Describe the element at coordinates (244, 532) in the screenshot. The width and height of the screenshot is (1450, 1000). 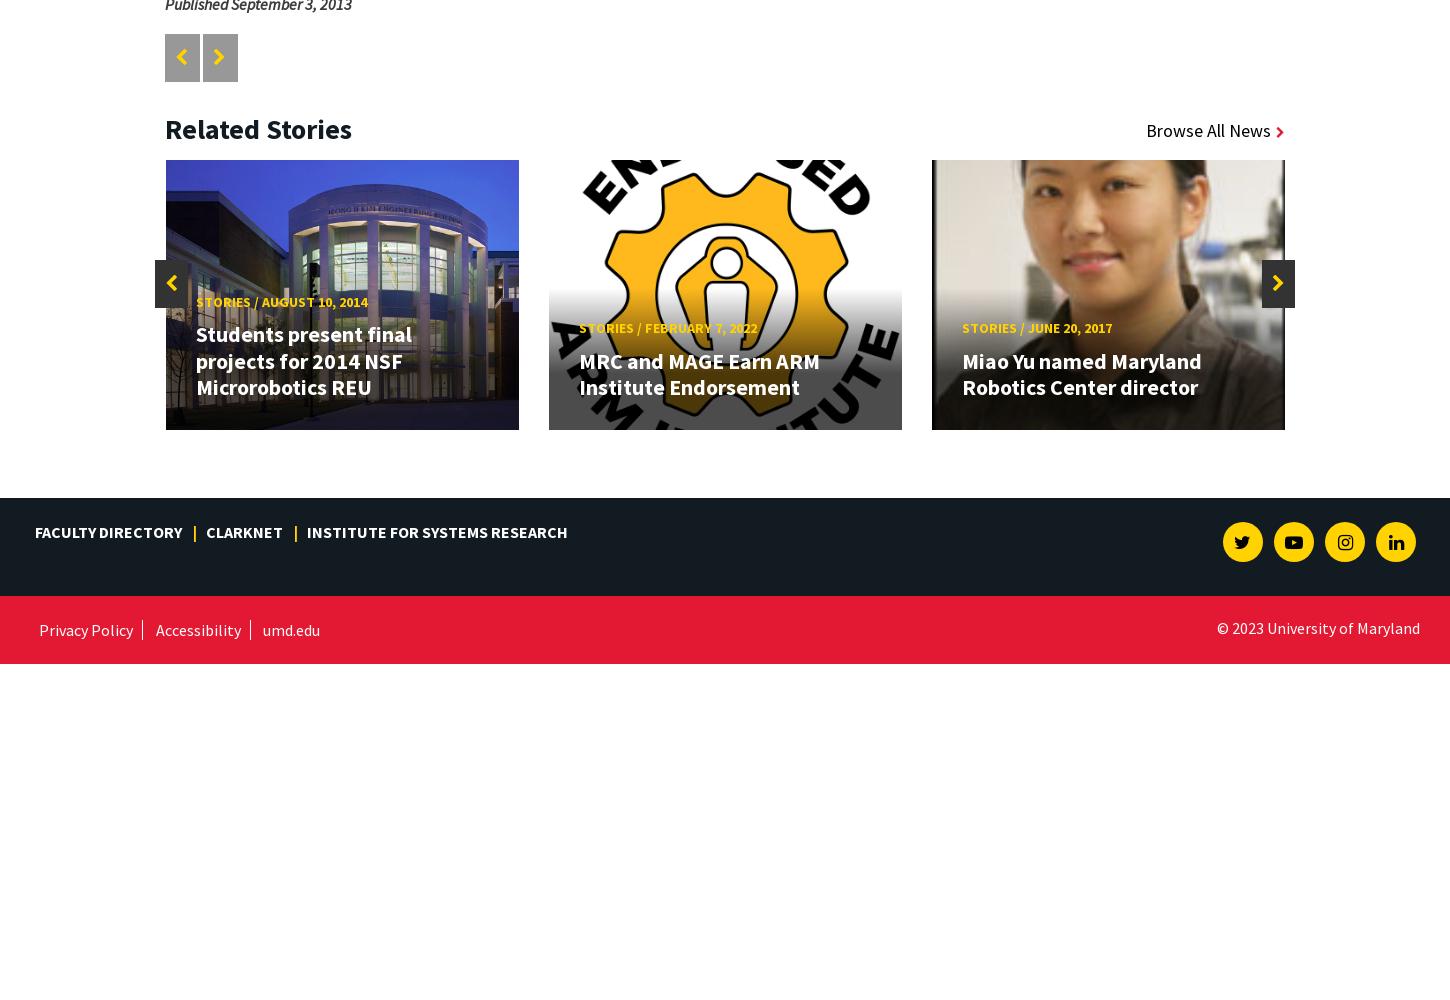
I see `'ClarkNet'` at that location.